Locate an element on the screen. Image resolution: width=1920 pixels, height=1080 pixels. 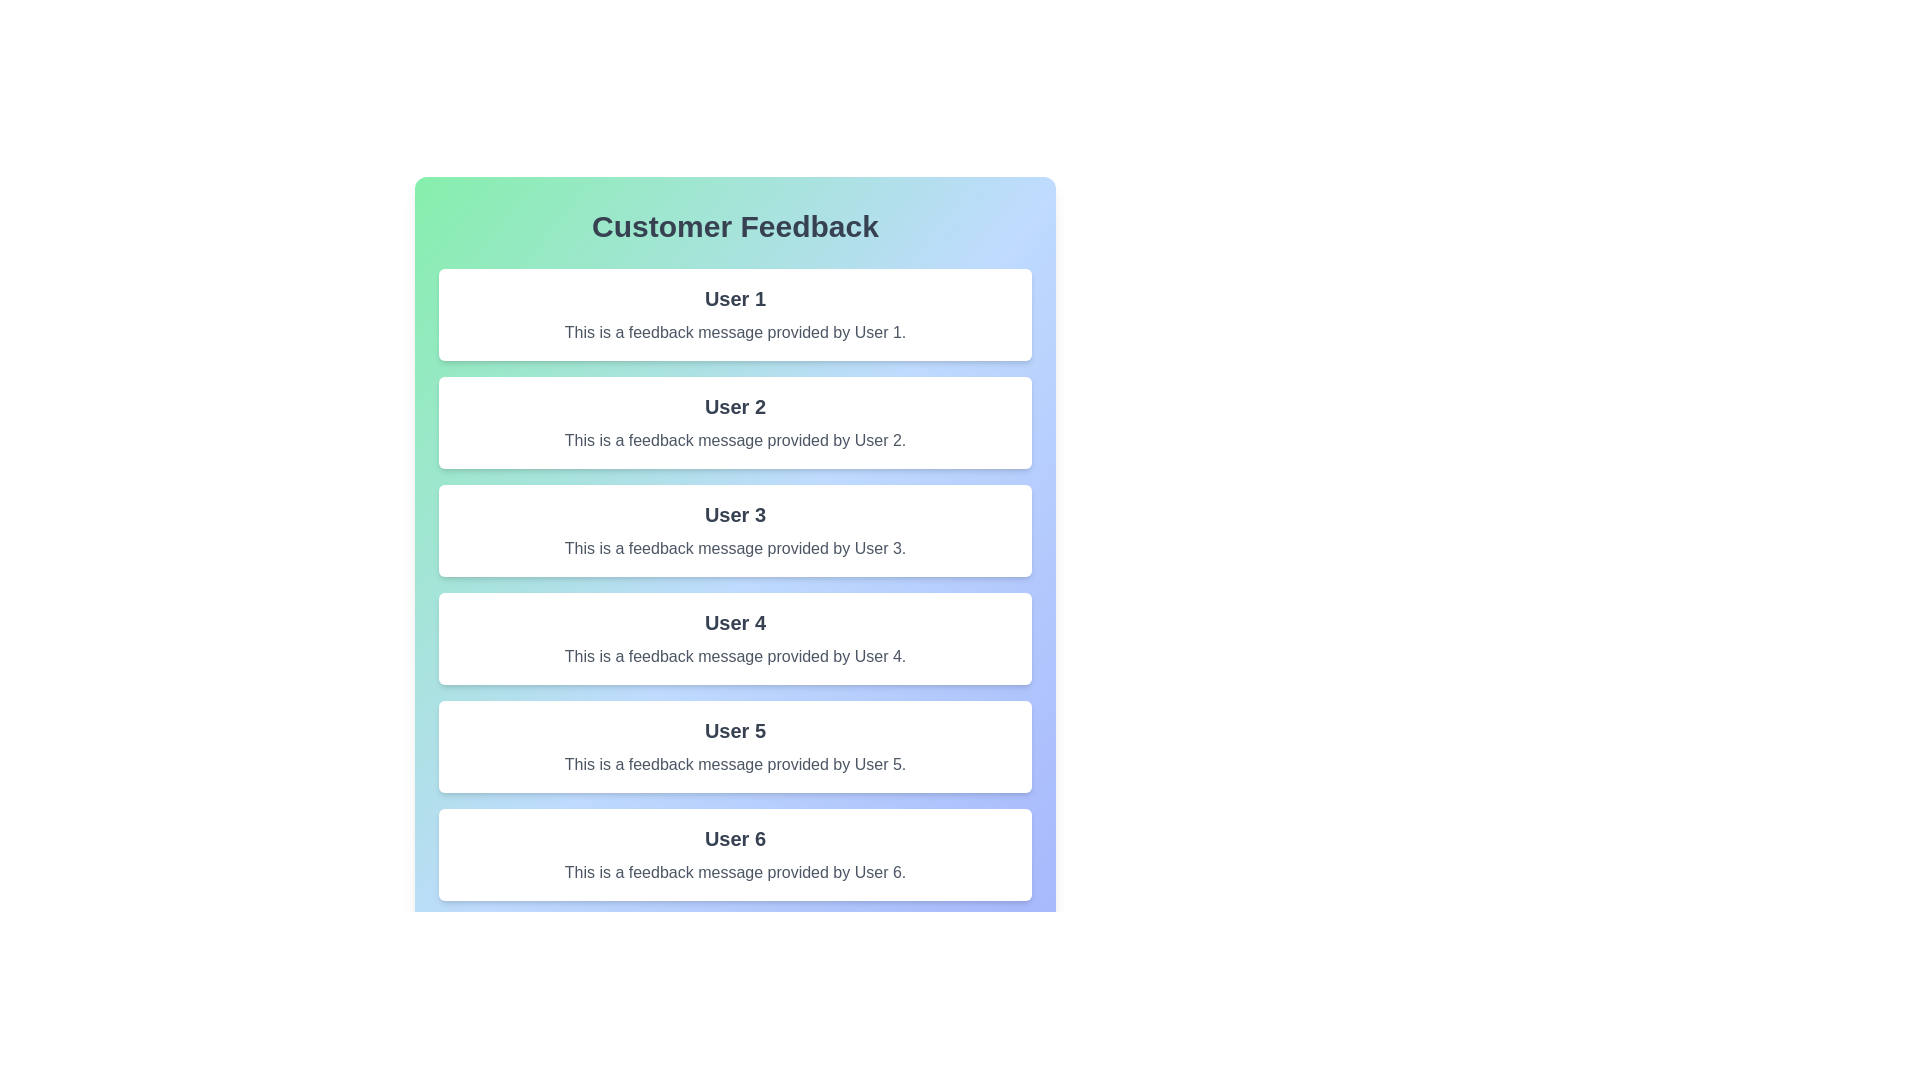
the text label that reads 'This is a feedback message provided by User 5.' located within the fifth card down the list, situated directly below the heading 'User 5' is located at coordinates (734, 764).